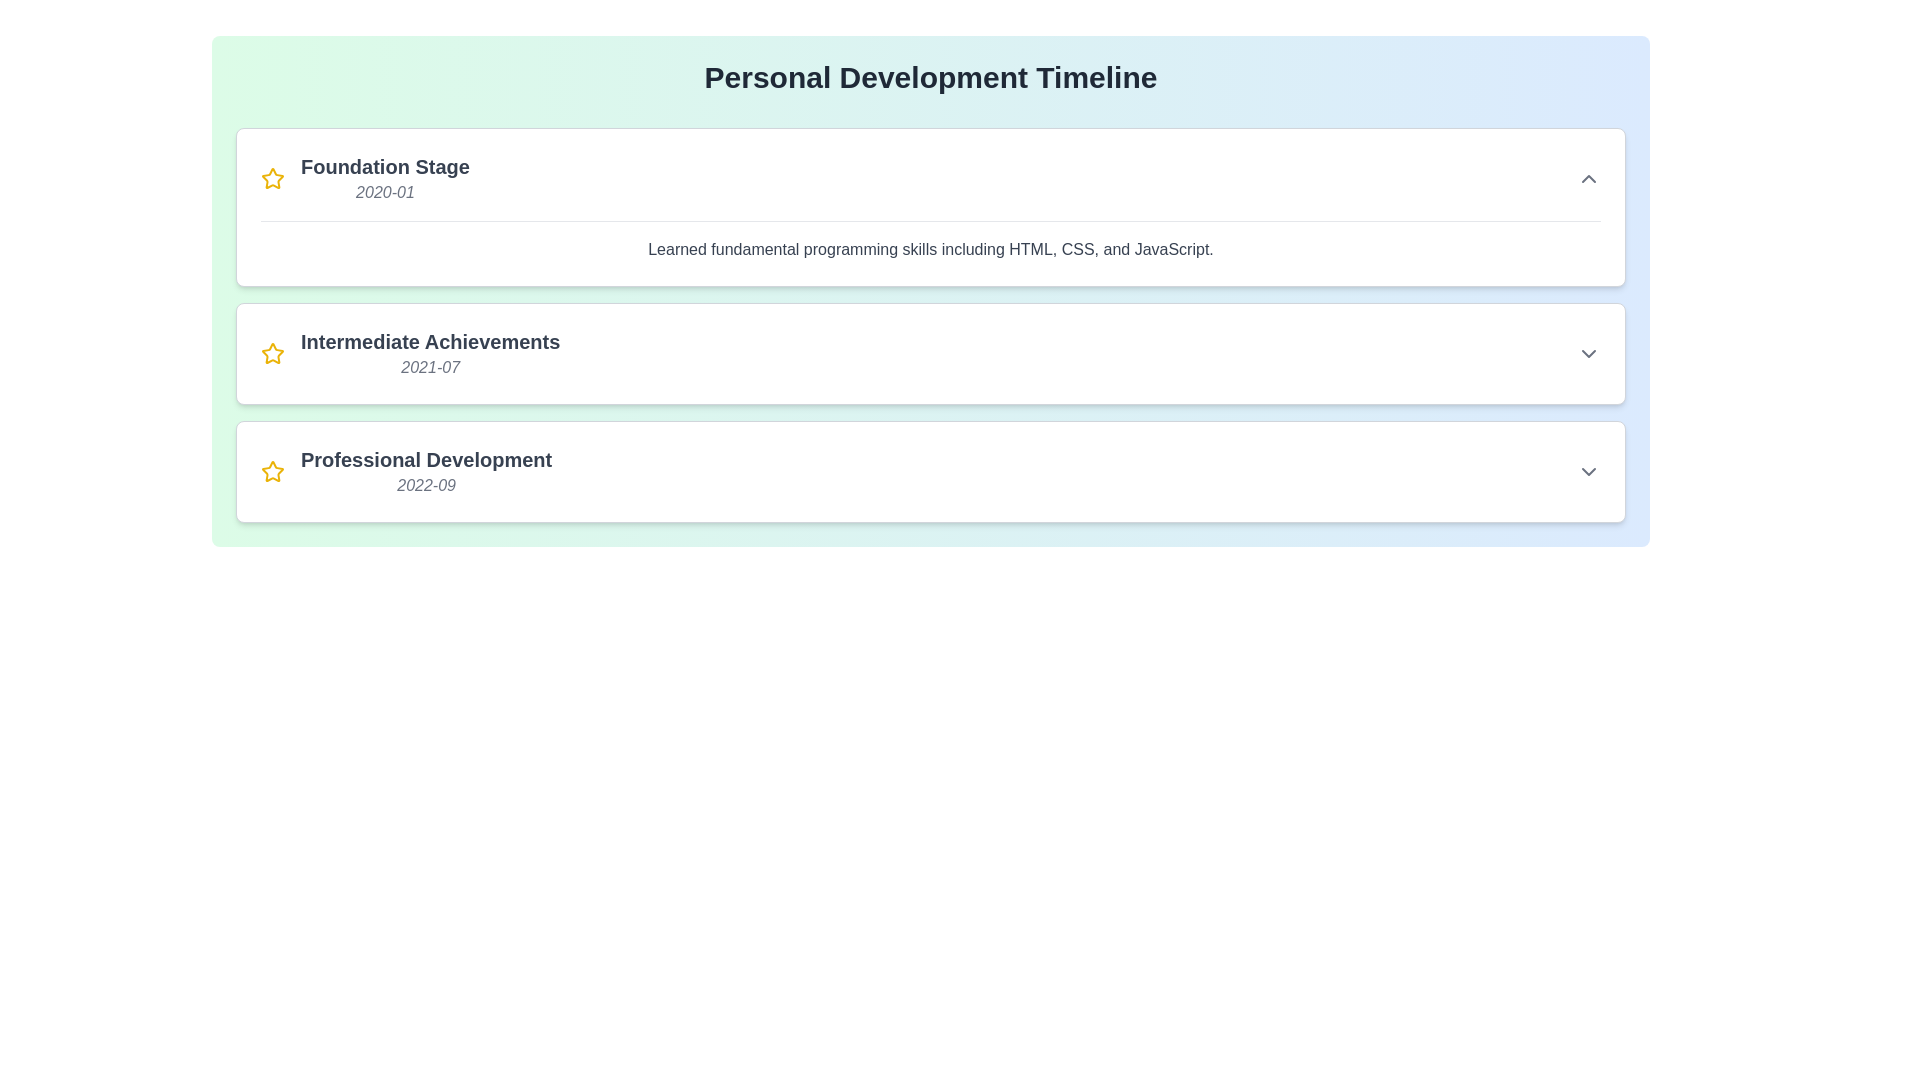 This screenshot has width=1920, height=1080. What do you see at coordinates (930, 471) in the screenshot?
I see `the list item titled 'Professional Development' with the date '2022-09'` at bounding box center [930, 471].